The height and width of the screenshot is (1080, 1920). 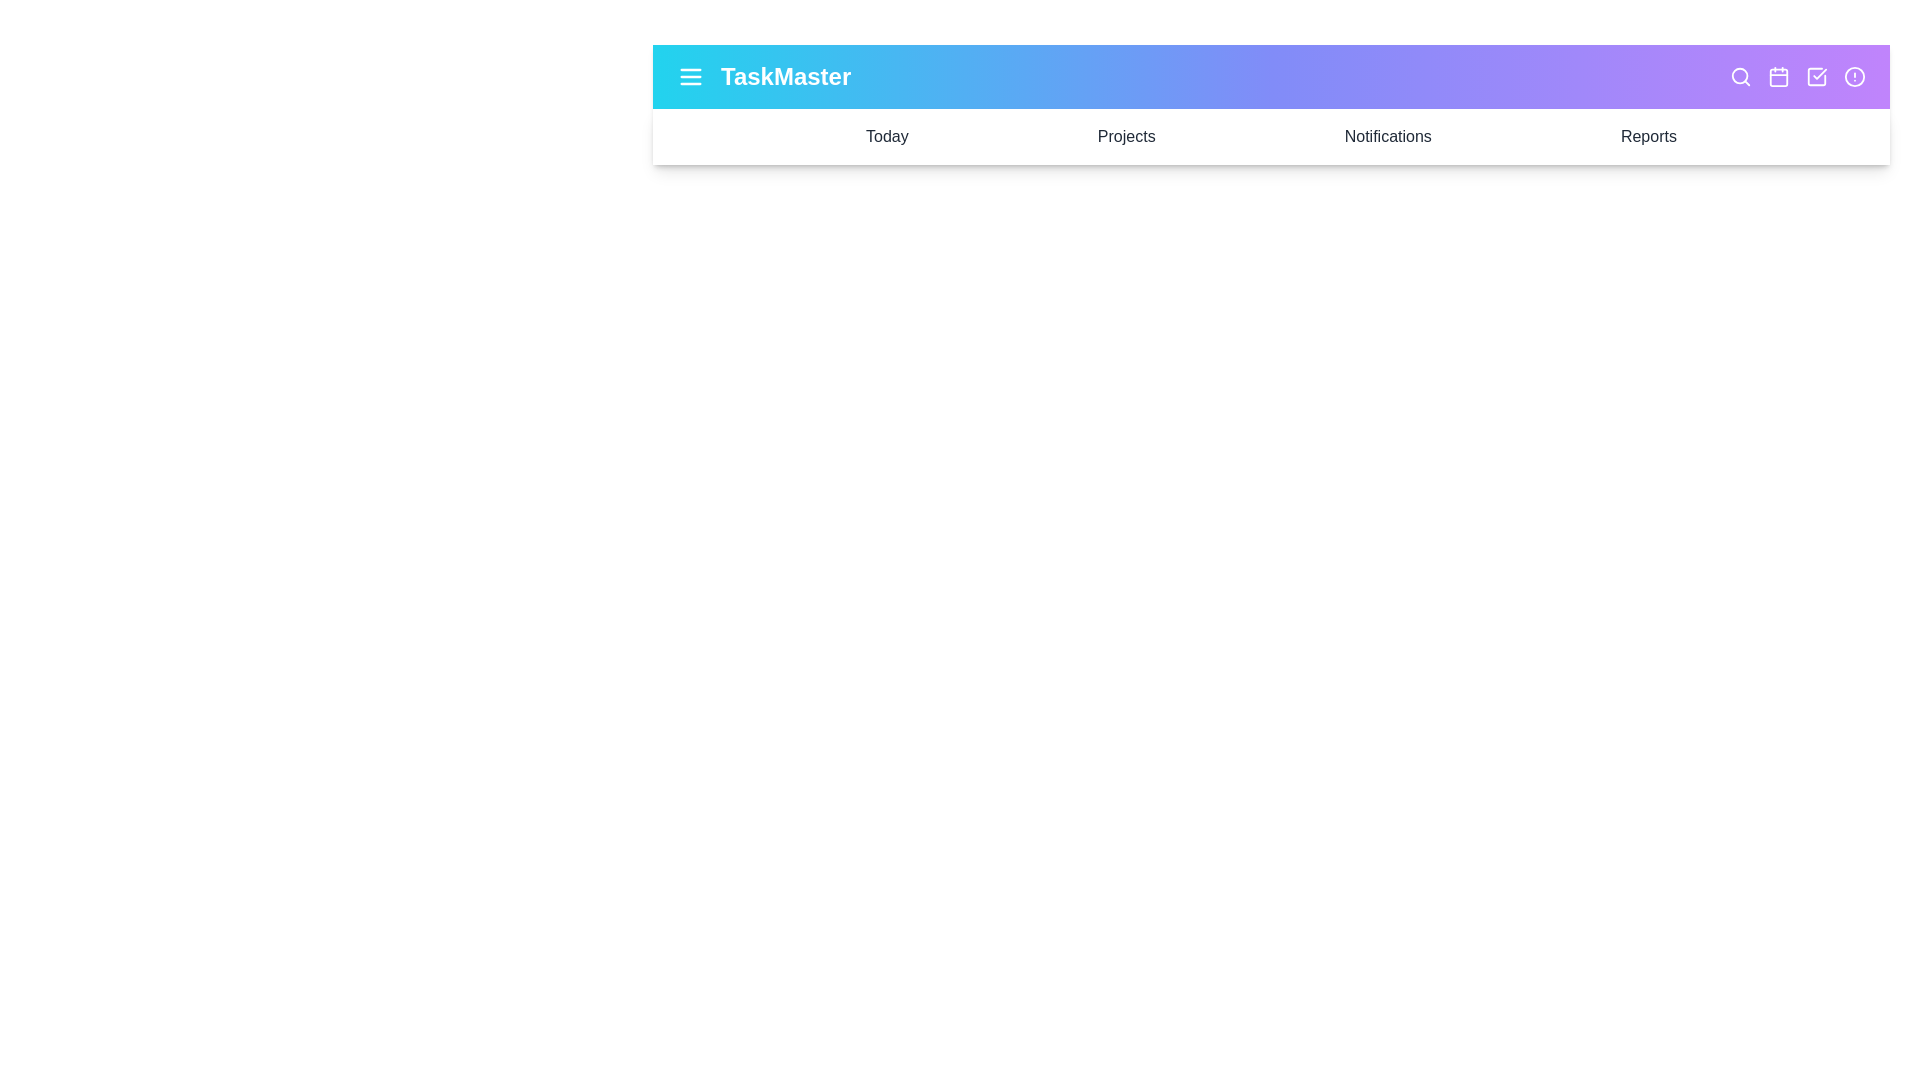 What do you see at coordinates (1817, 76) in the screenshot?
I see `the 'CheckSquare' icon to open the task completion view` at bounding box center [1817, 76].